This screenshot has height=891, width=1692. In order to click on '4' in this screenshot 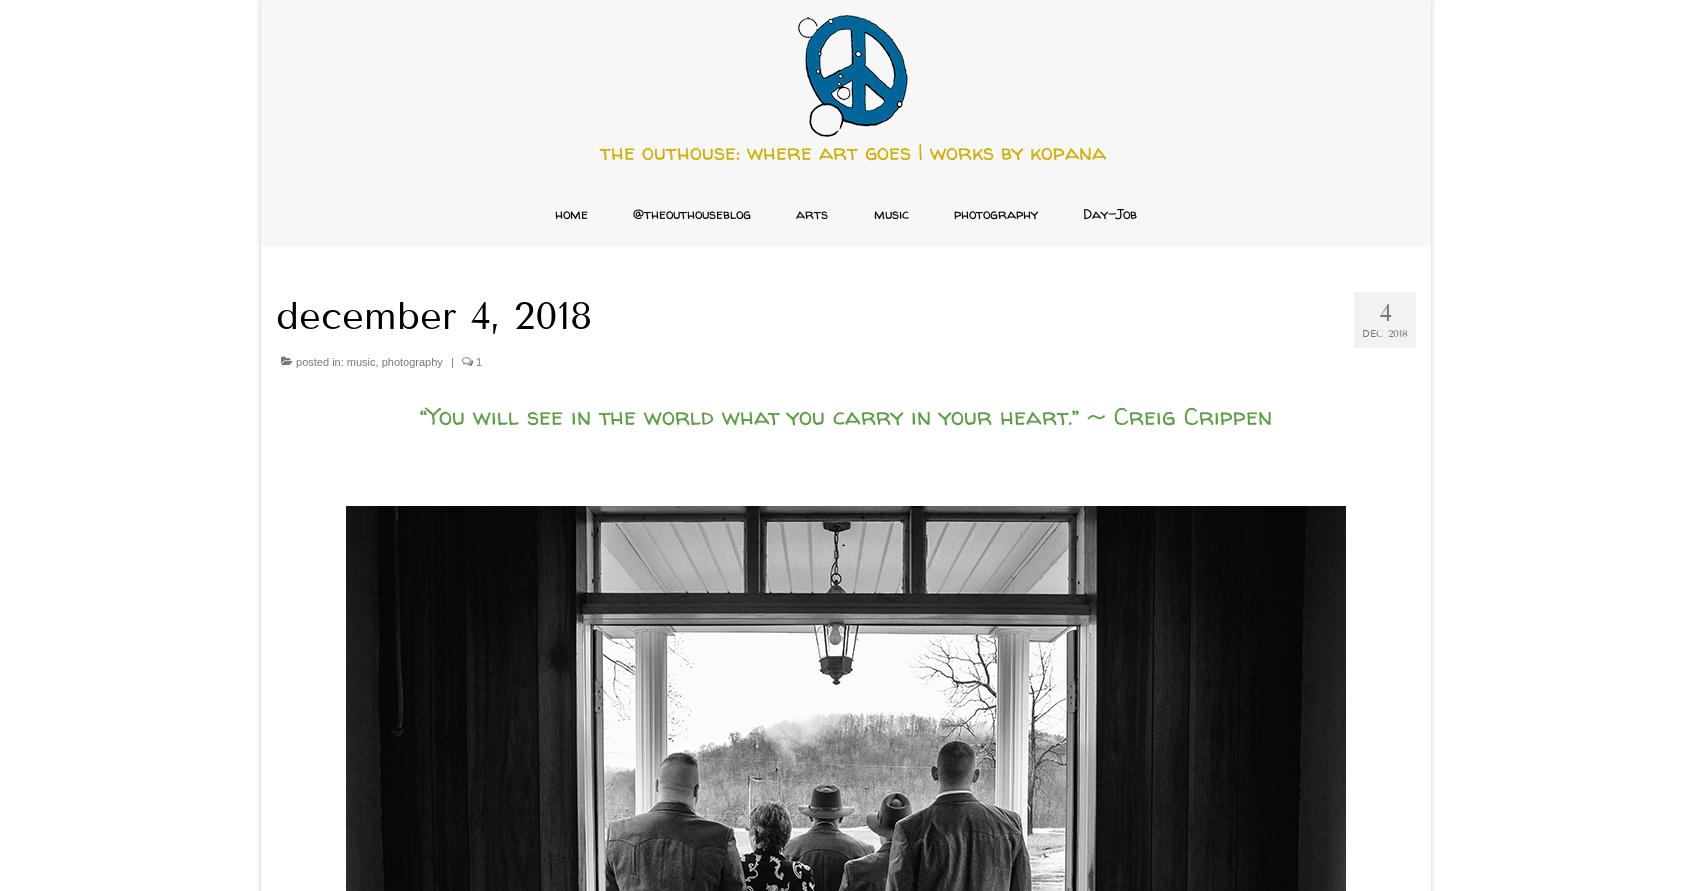, I will do `click(1384, 311)`.